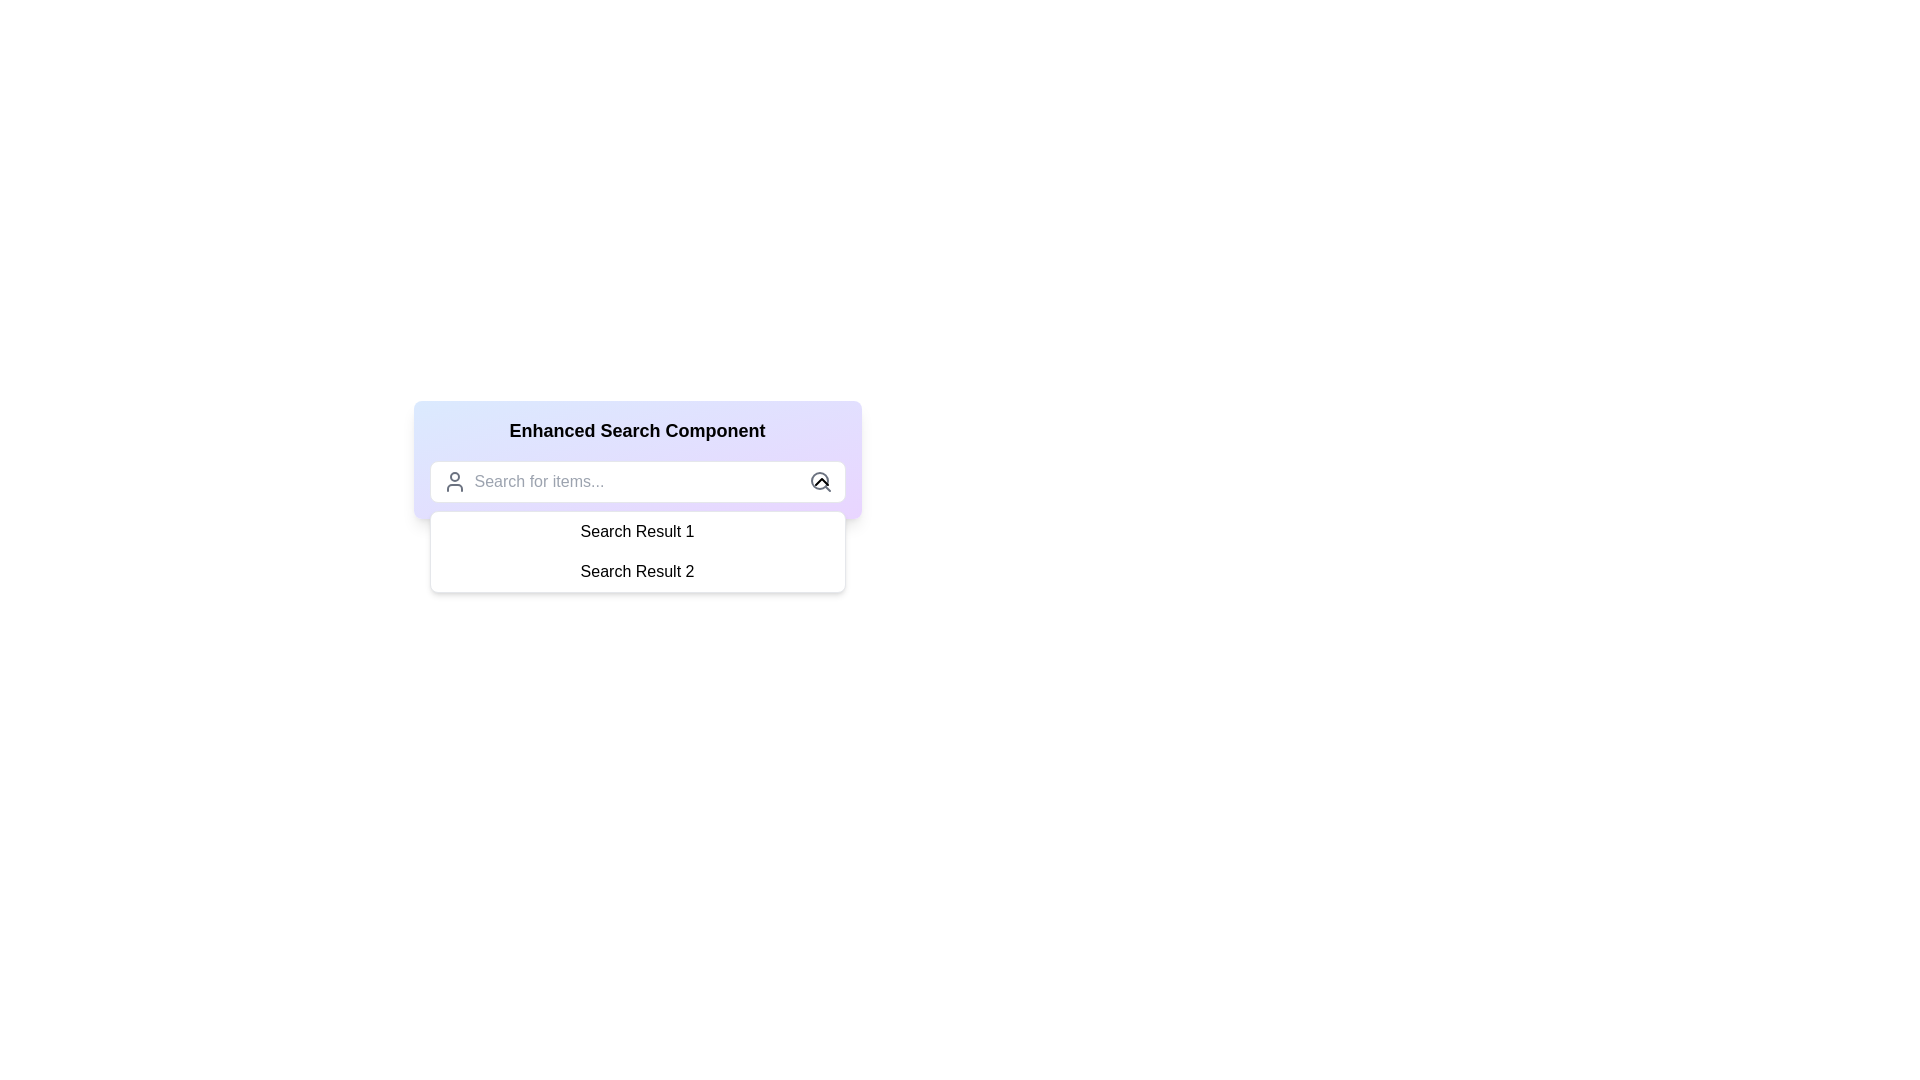 The height and width of the screenshot is (1080, 1920). I want to click on the Search Bar Component, which has a gradient background and contains the text 'Enhanced Search Component', so click(636, 459).